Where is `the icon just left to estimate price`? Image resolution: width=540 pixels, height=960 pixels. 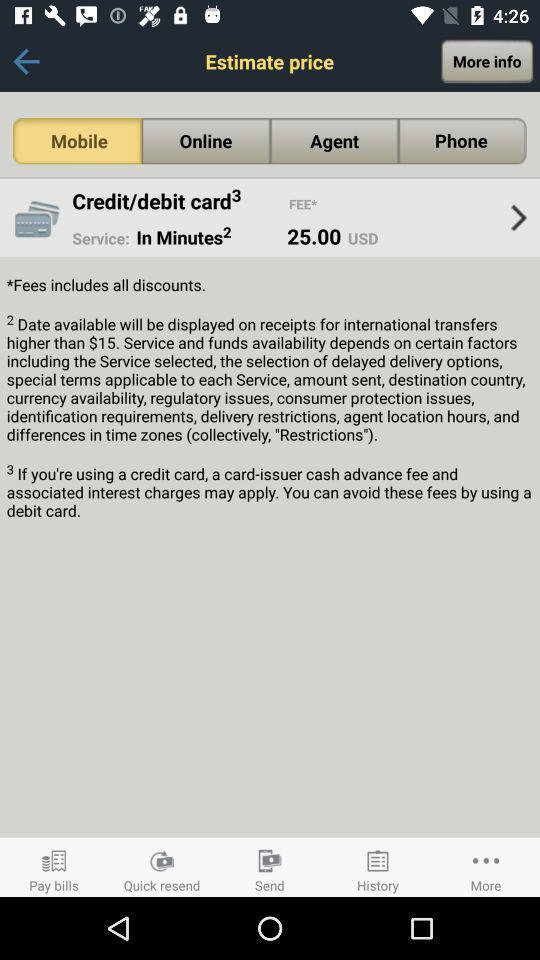 the icon just left to estimate price is located at coordinates (25, 61).